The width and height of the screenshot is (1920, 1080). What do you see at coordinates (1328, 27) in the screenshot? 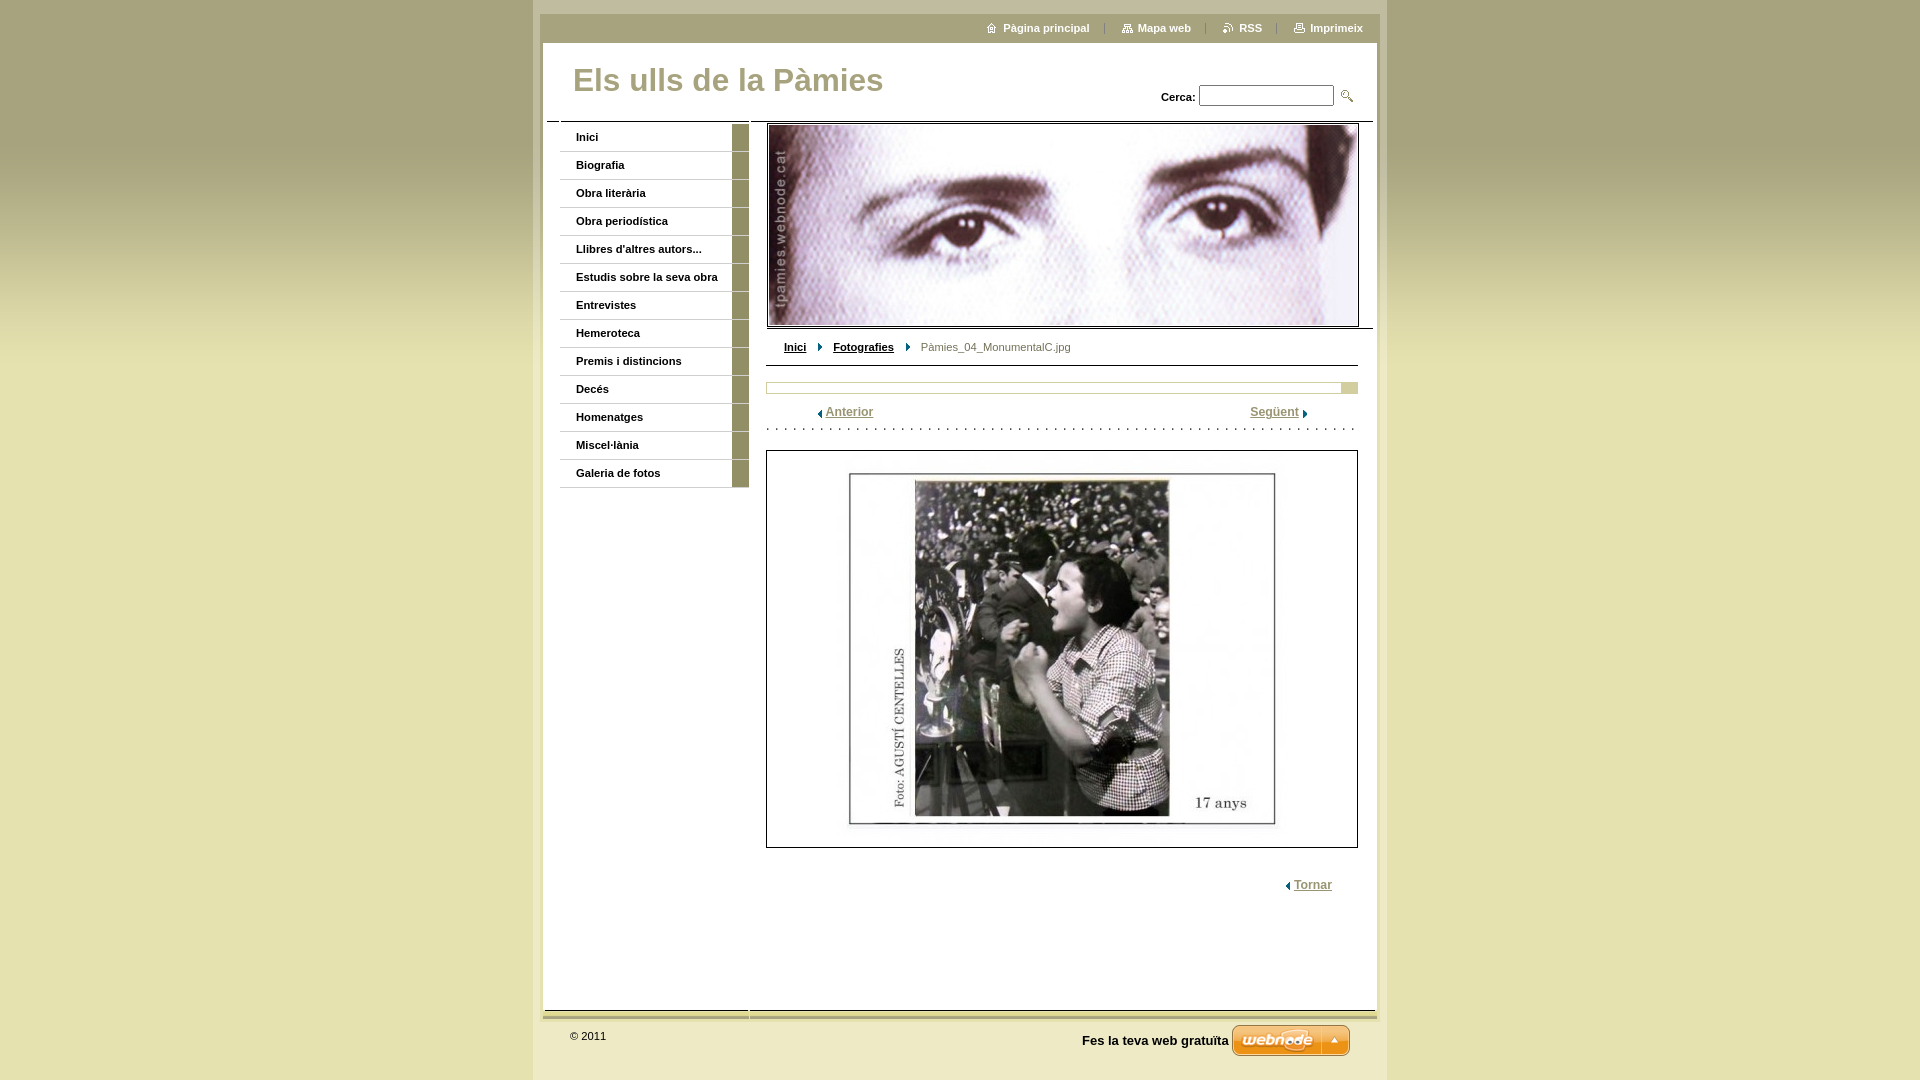
I see `'Imprimeix'` at bounding box center [1328, 27].